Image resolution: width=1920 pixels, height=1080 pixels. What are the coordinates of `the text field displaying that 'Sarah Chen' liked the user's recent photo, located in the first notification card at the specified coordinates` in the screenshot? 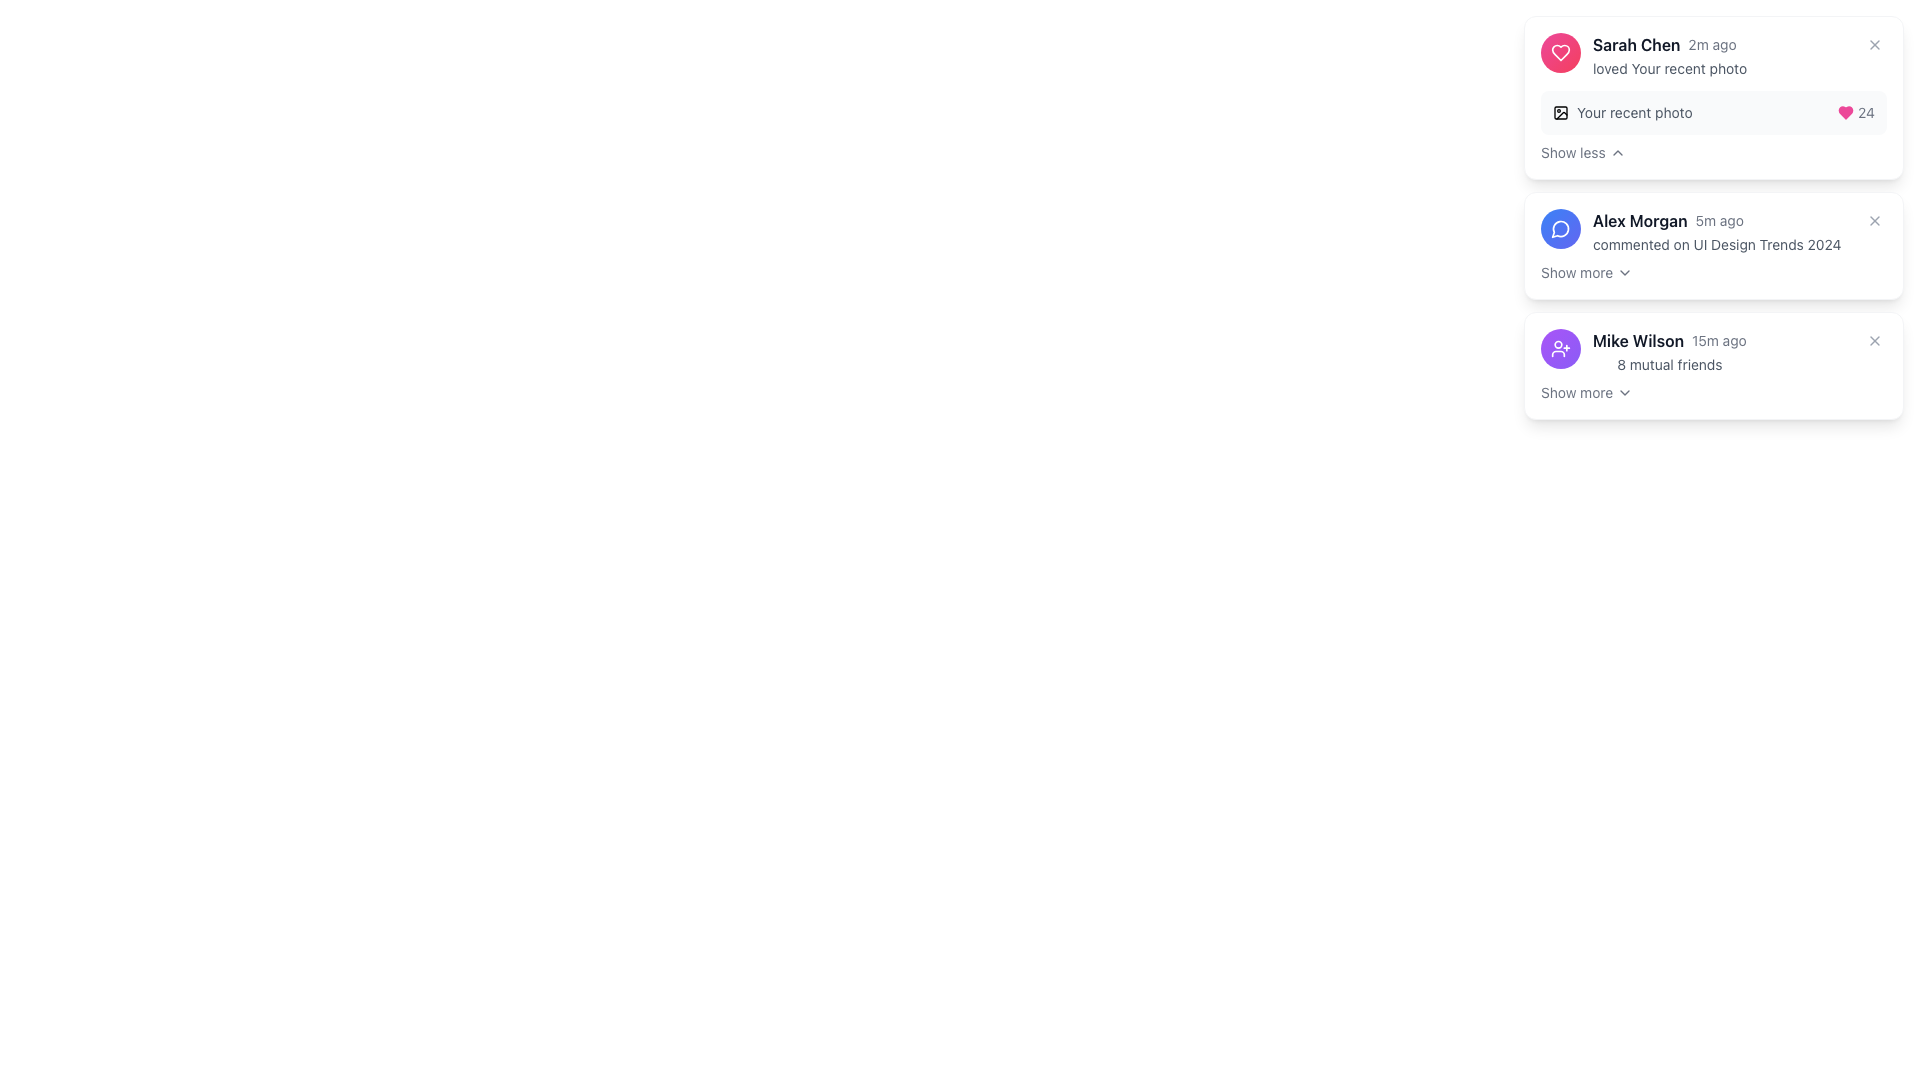 It's located at (1670, 55).